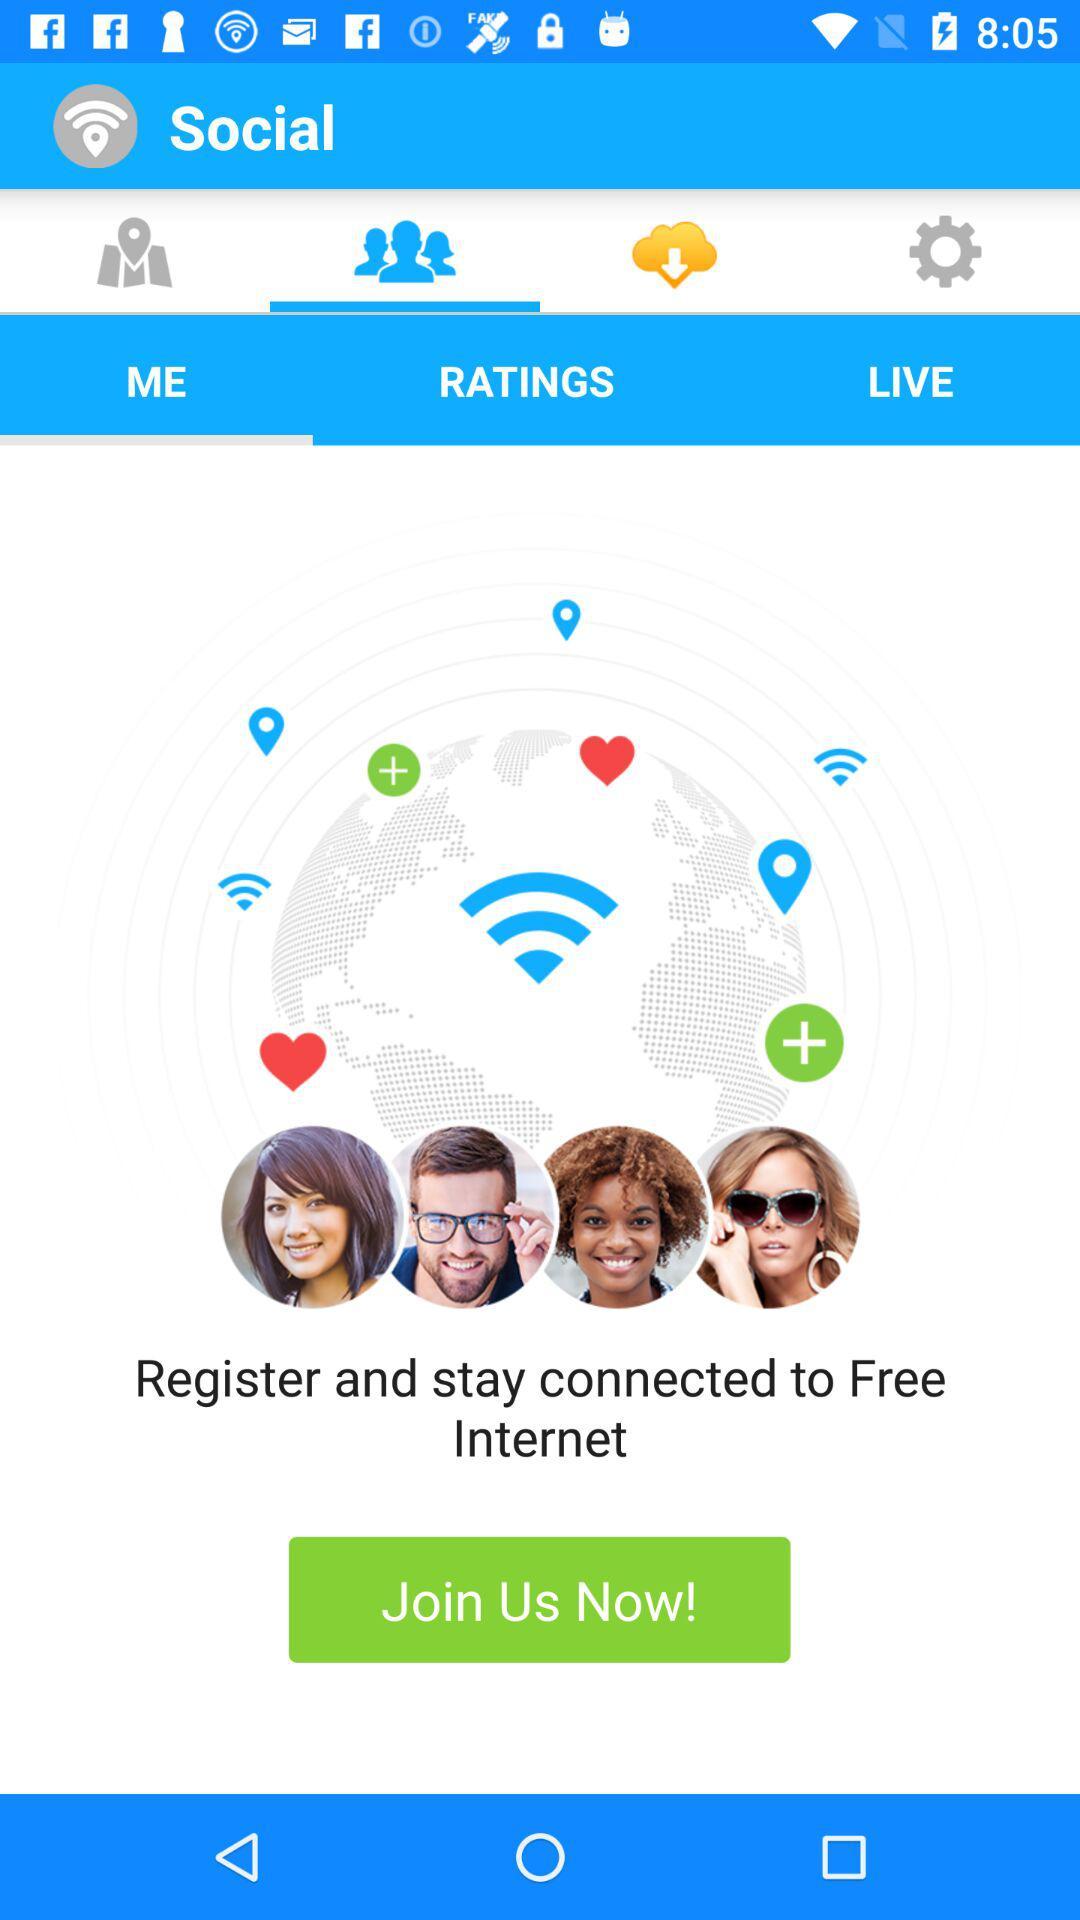 This screenshot has height=1920, width=1080. Describe the element at coordinates (105, 124) in the screenshot. I see `icon which is on the left side of social` at that location.